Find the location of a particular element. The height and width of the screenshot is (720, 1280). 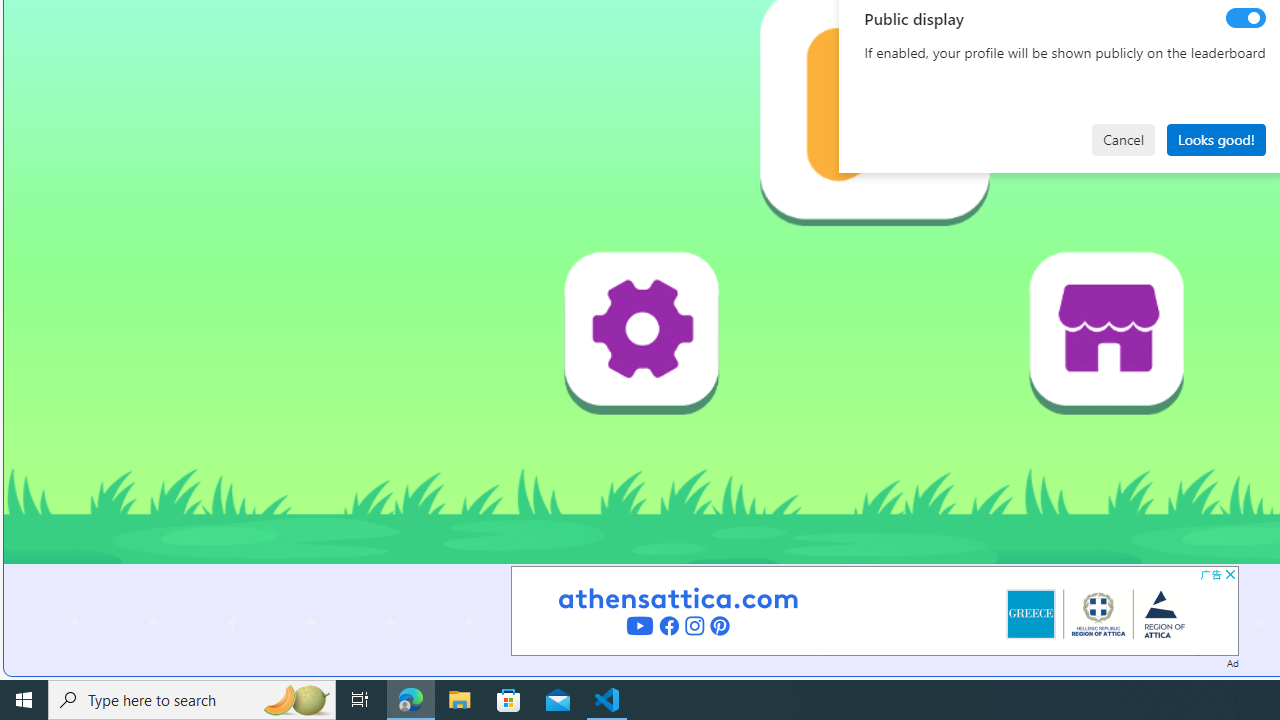

'Looks good!' is located at coordinates (1215, 138).